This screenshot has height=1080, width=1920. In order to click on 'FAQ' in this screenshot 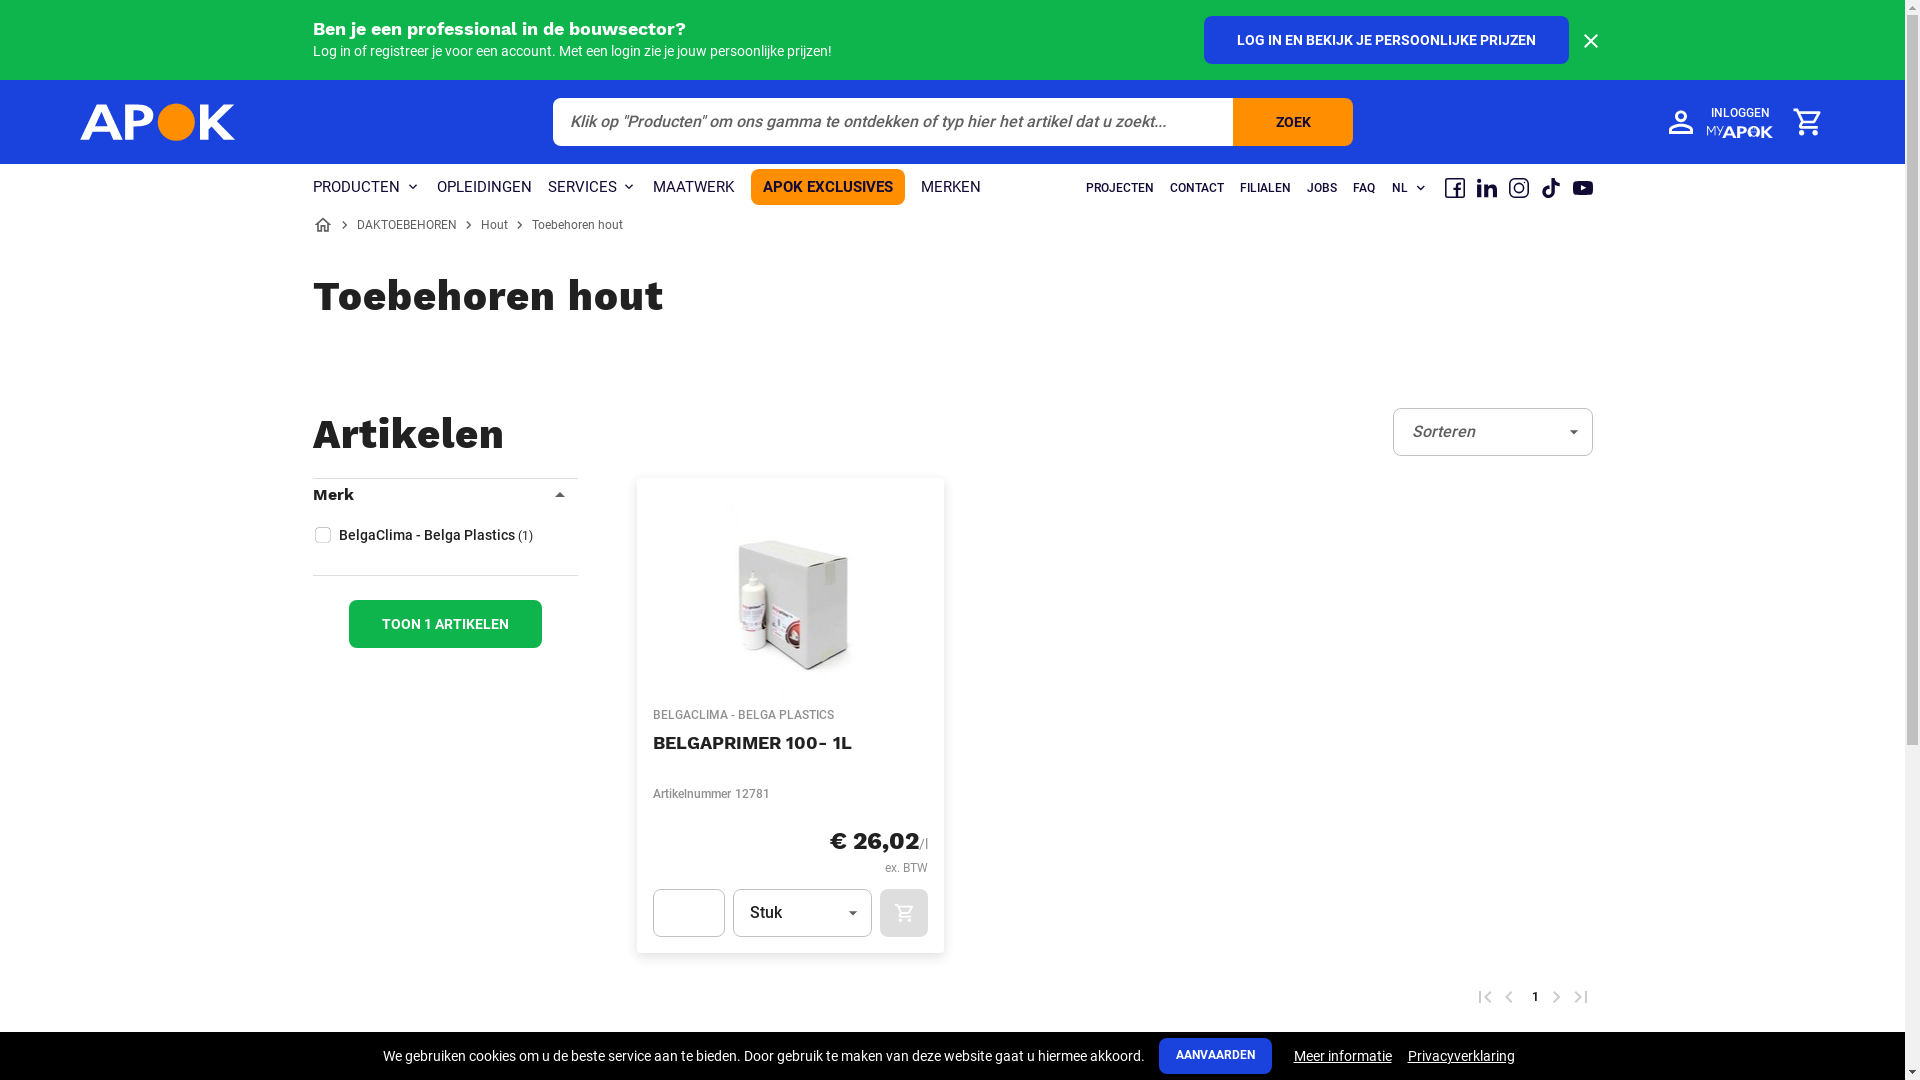, I will do `click(1362, 188)`.